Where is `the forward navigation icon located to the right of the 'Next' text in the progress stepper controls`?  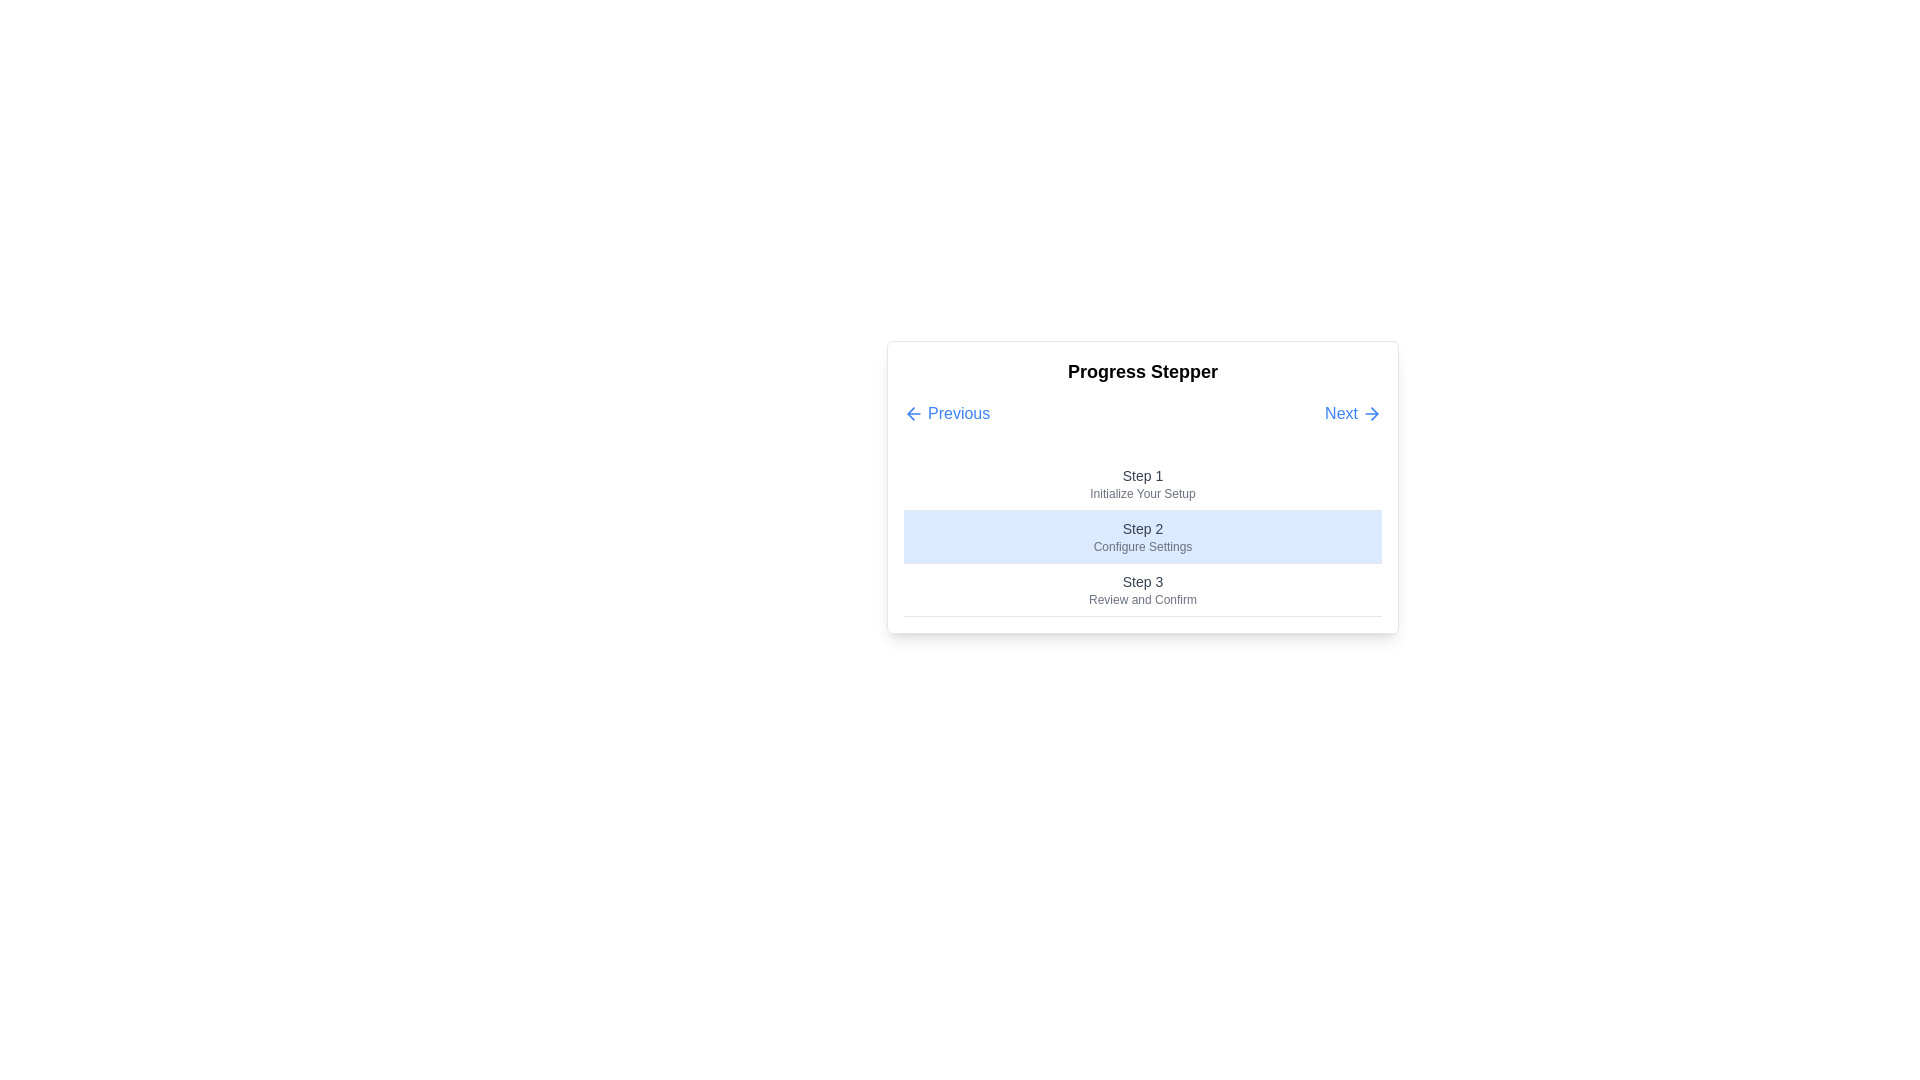
the forward navigation icon located to the right of the 'Next' text in the progress stepper controls is located at coordinates (1371, 412).